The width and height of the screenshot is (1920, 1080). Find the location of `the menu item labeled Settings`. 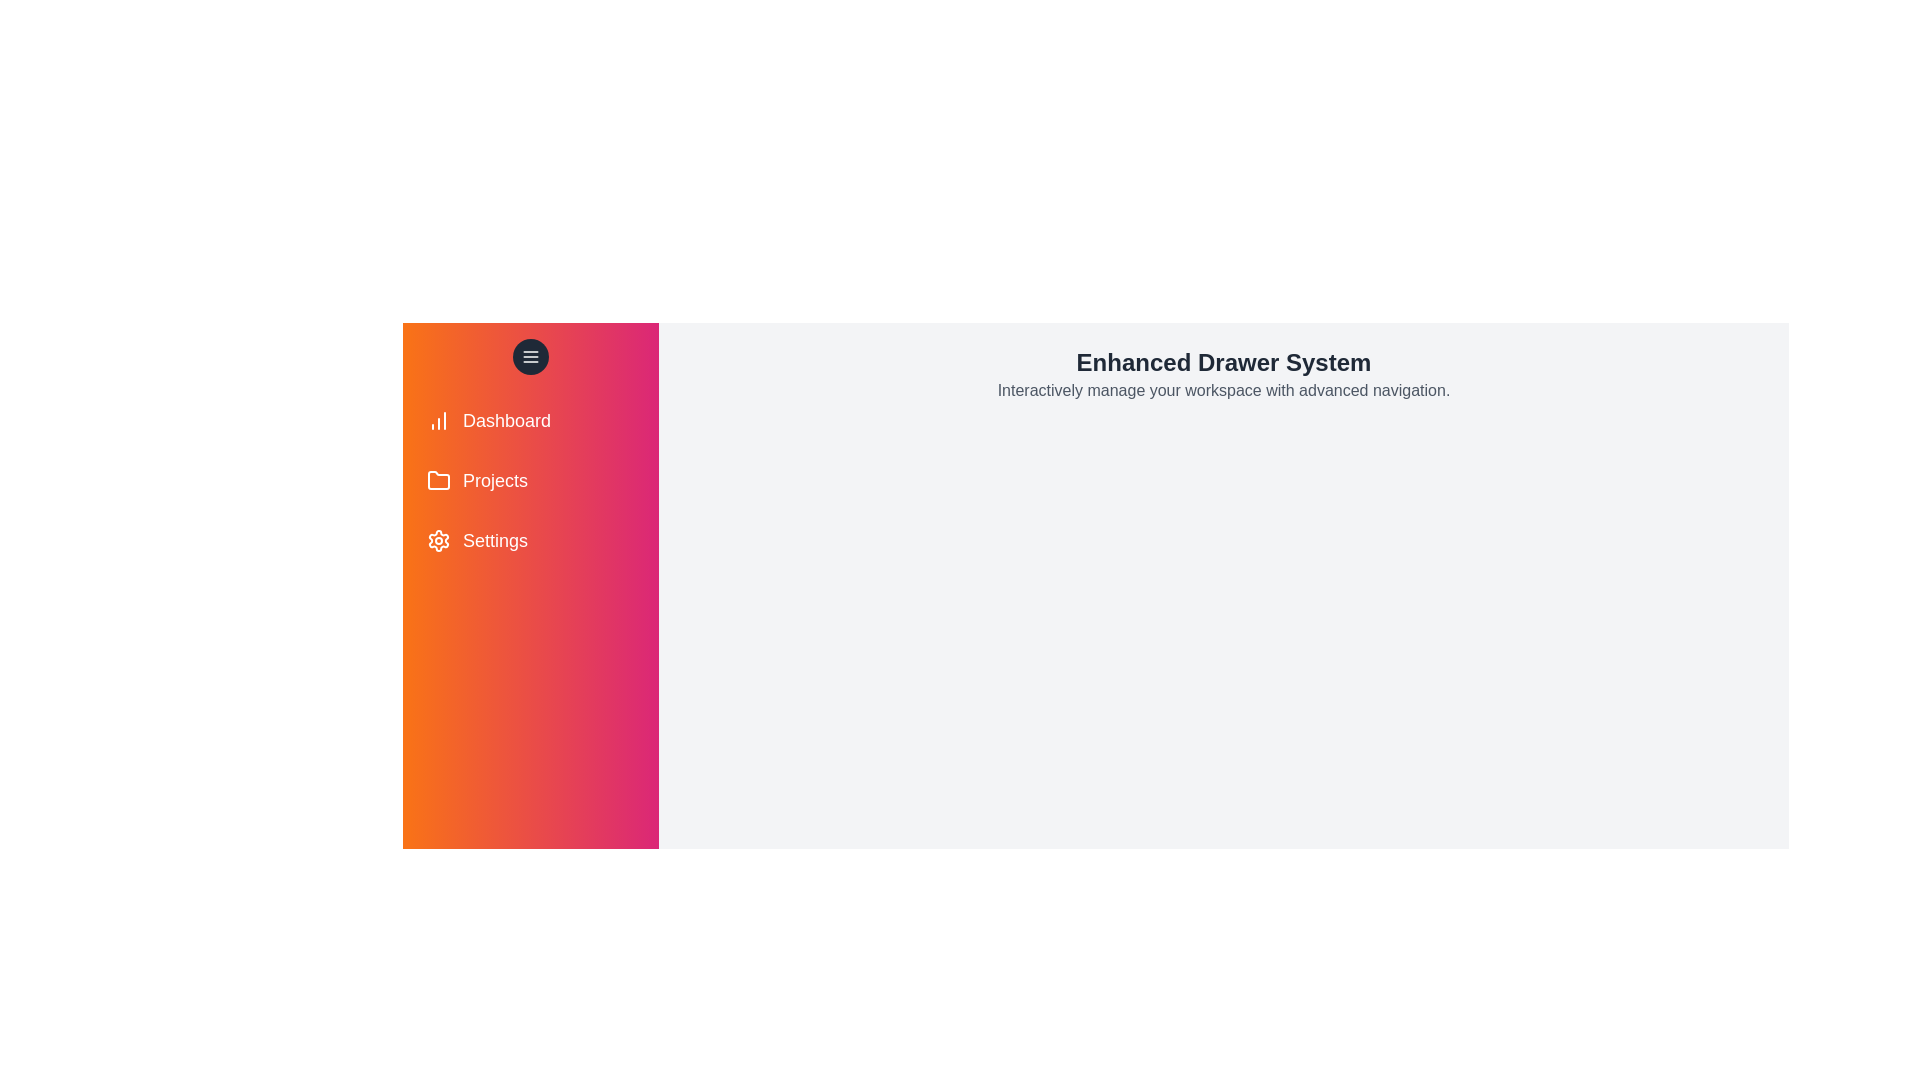

the menu item labeled Settings is located at coordinates (531, 540).